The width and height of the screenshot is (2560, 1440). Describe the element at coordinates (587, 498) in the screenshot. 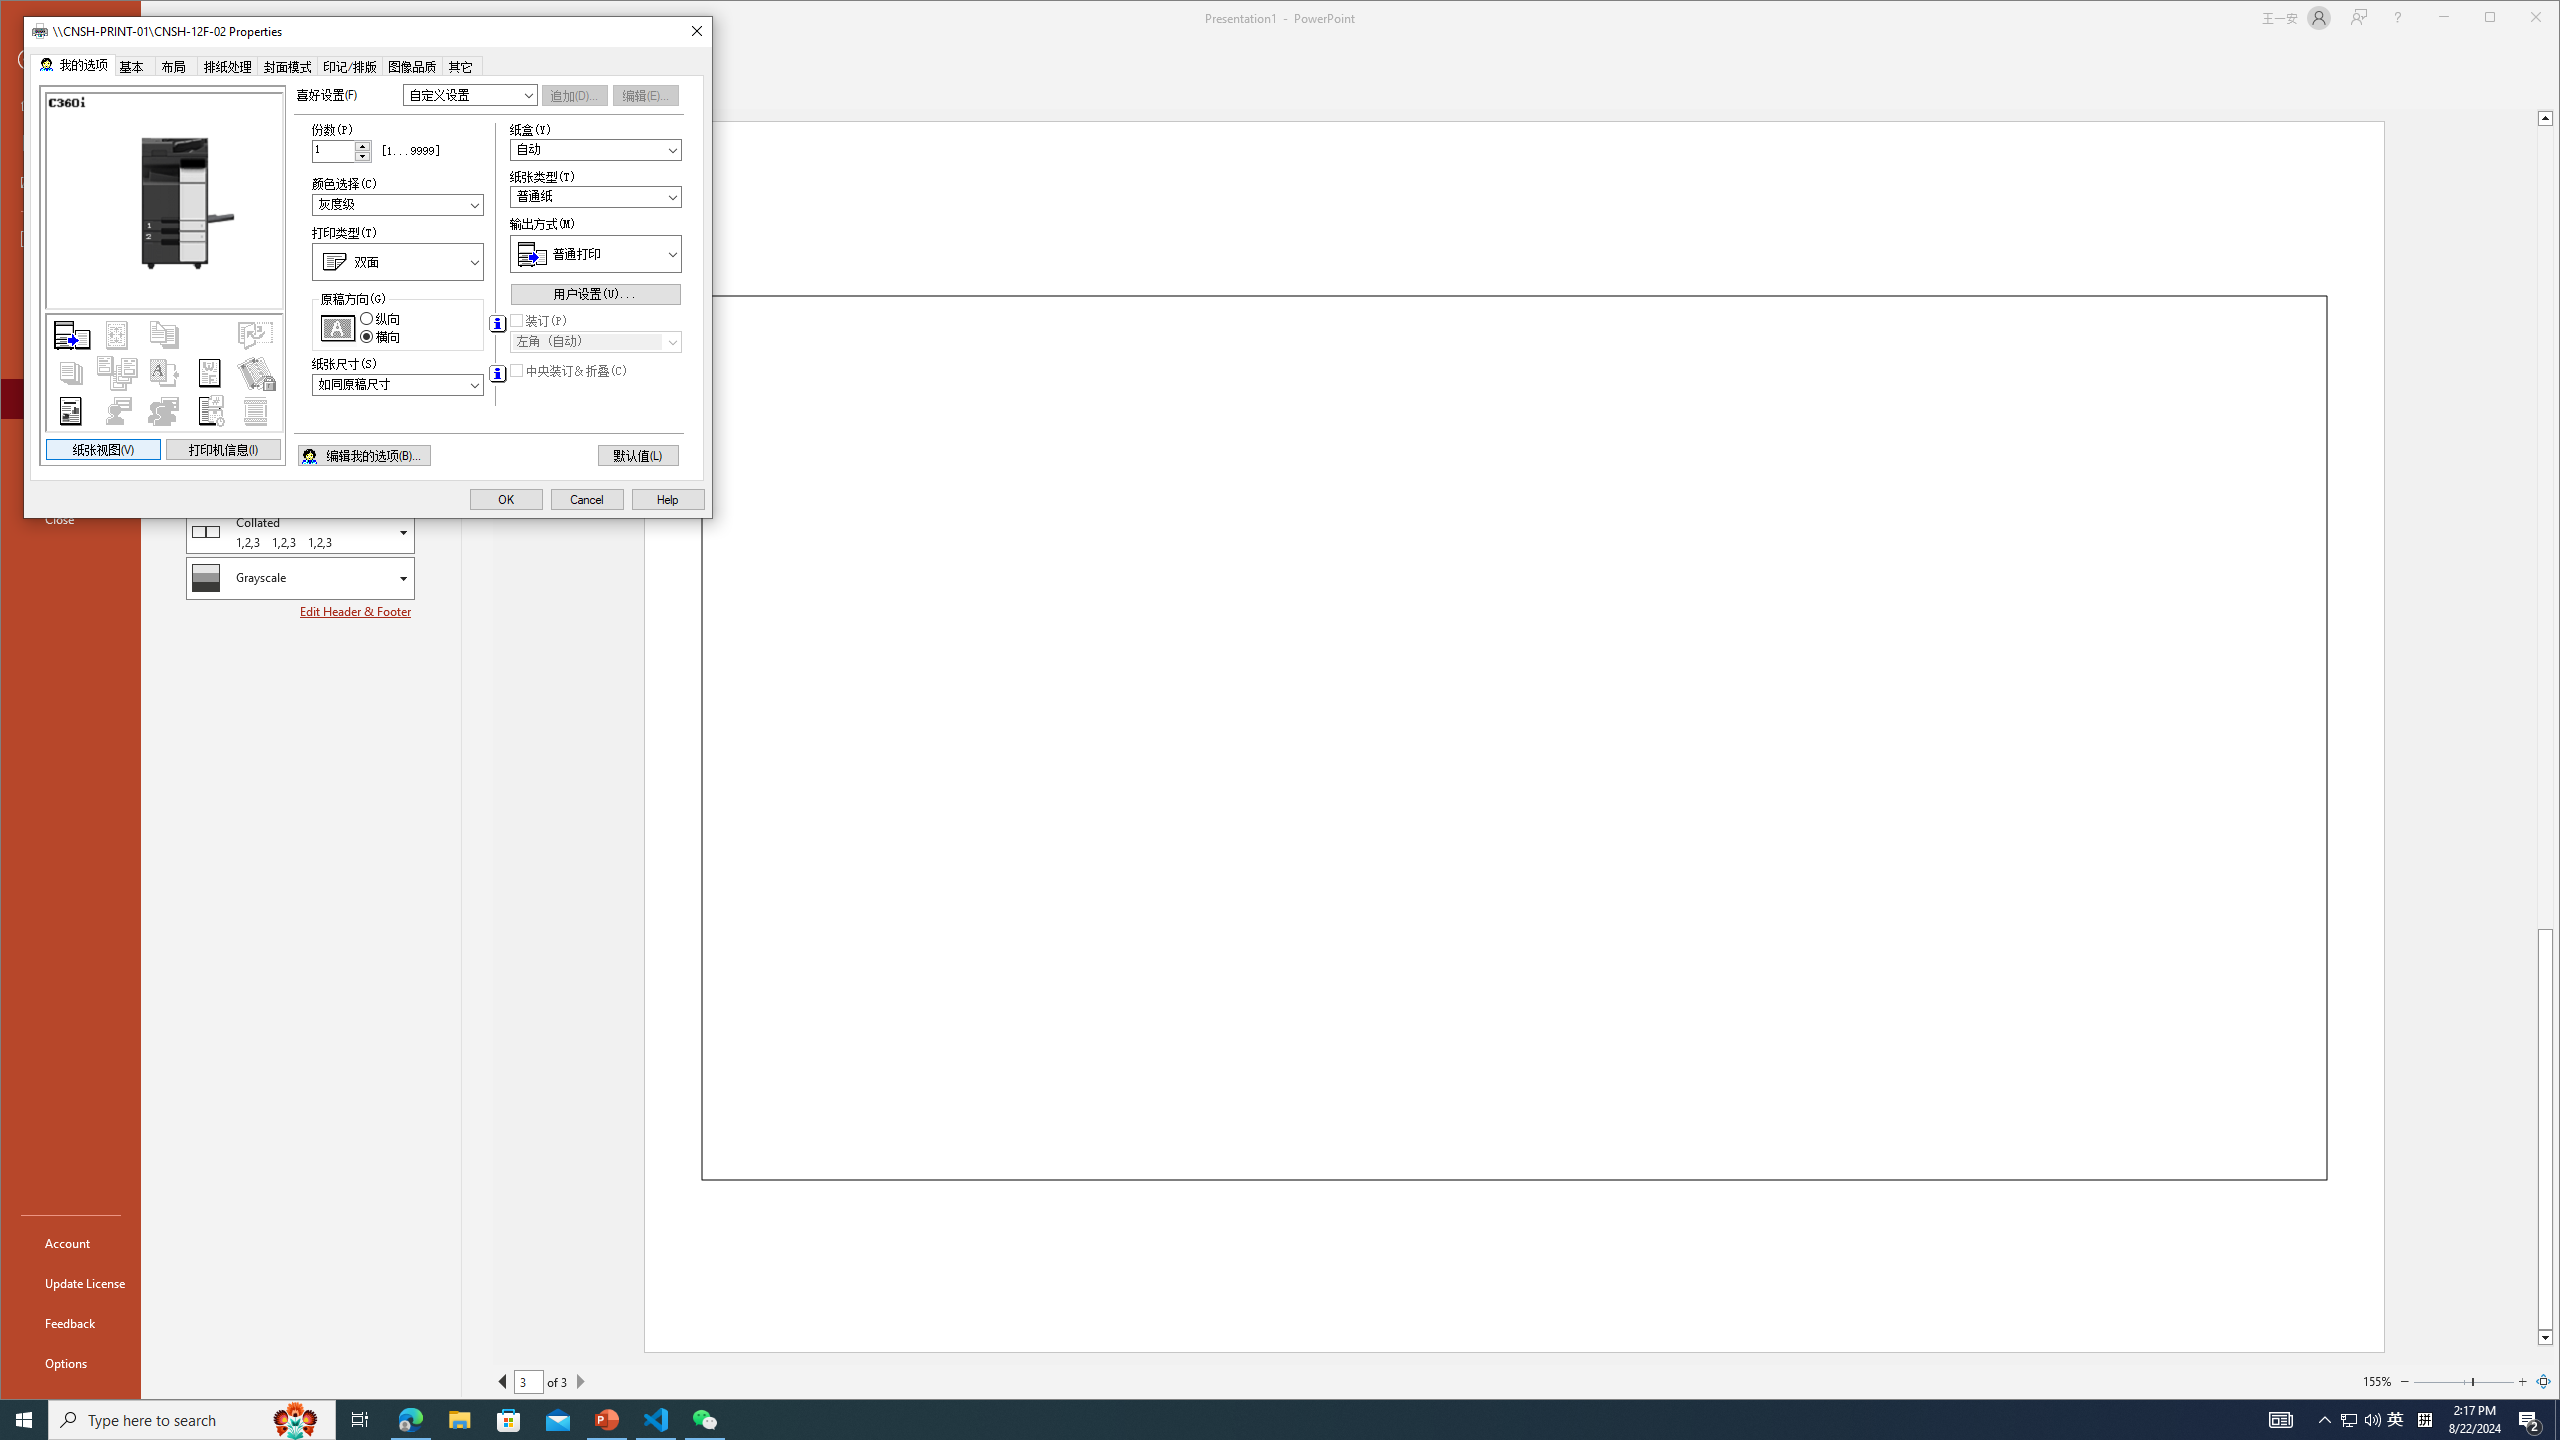

I see `'Cancel'` at that location.